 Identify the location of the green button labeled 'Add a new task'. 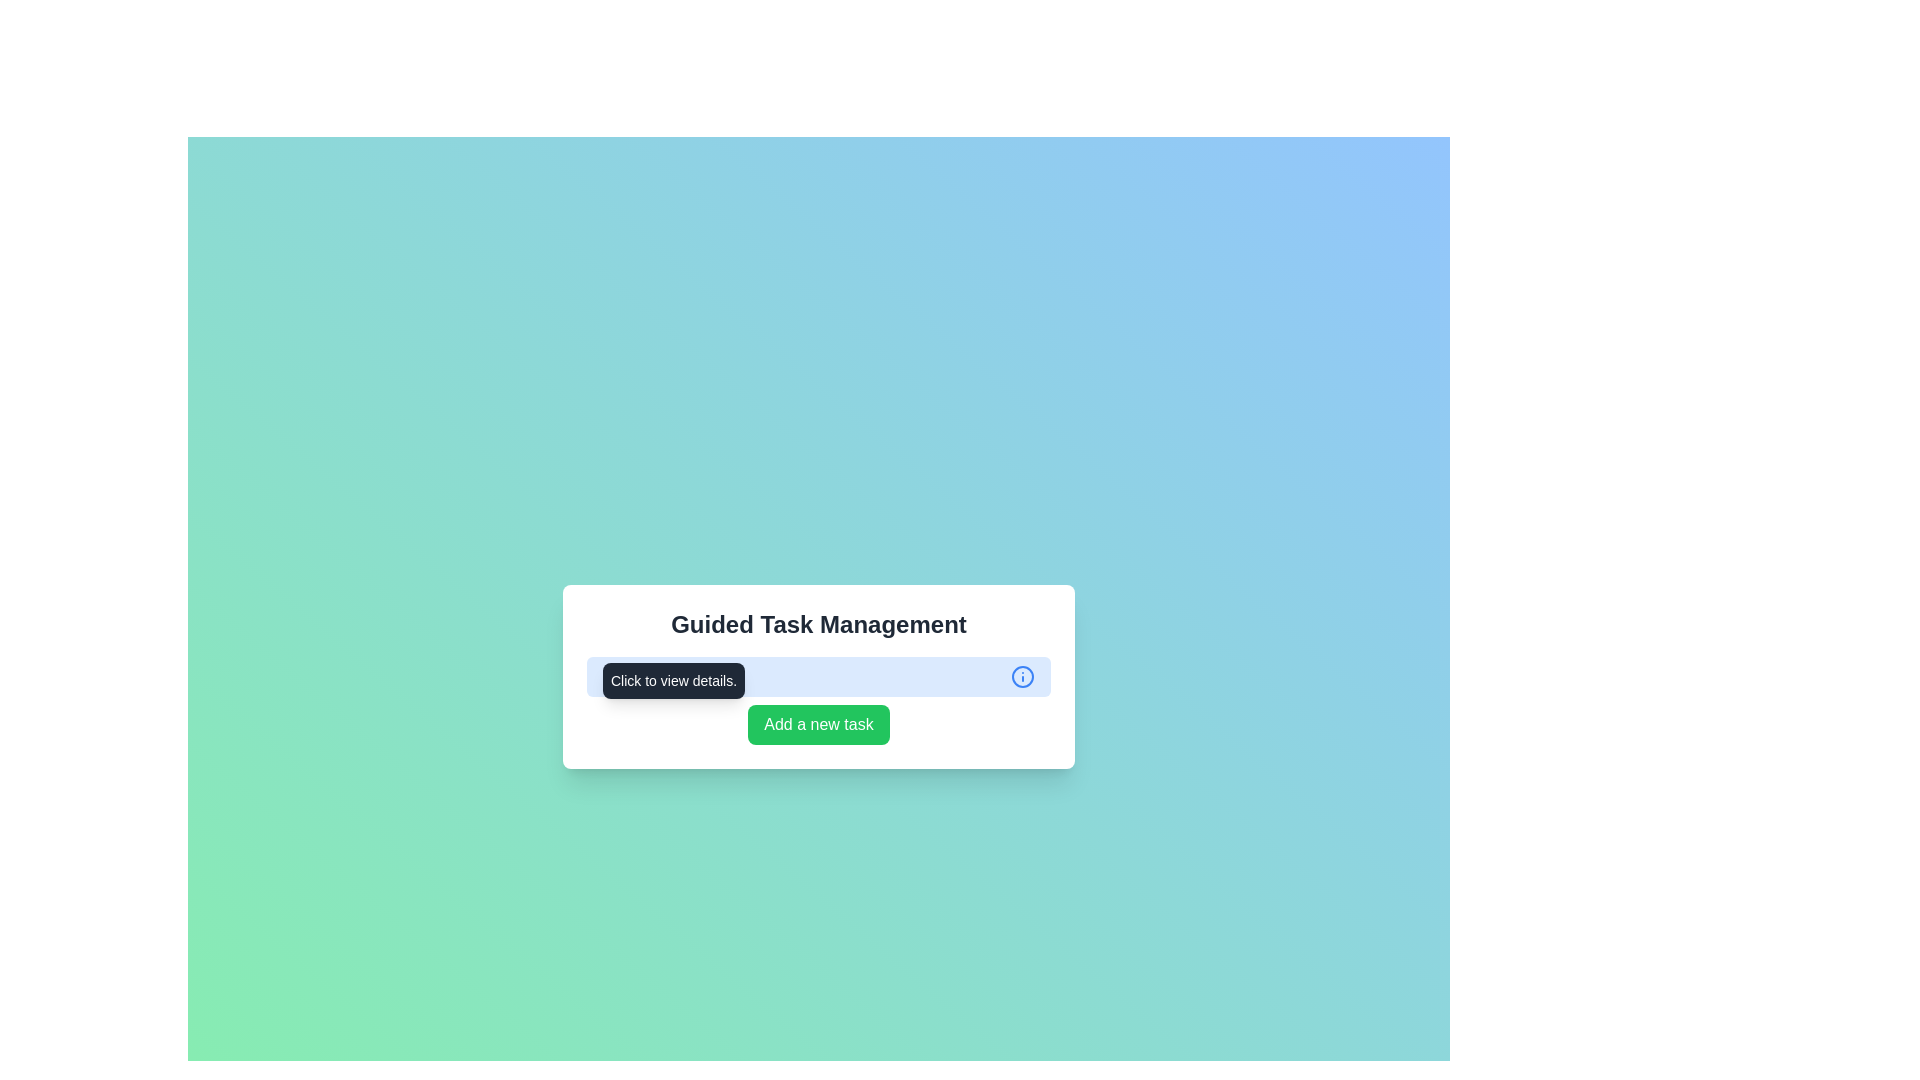
(819, 700).